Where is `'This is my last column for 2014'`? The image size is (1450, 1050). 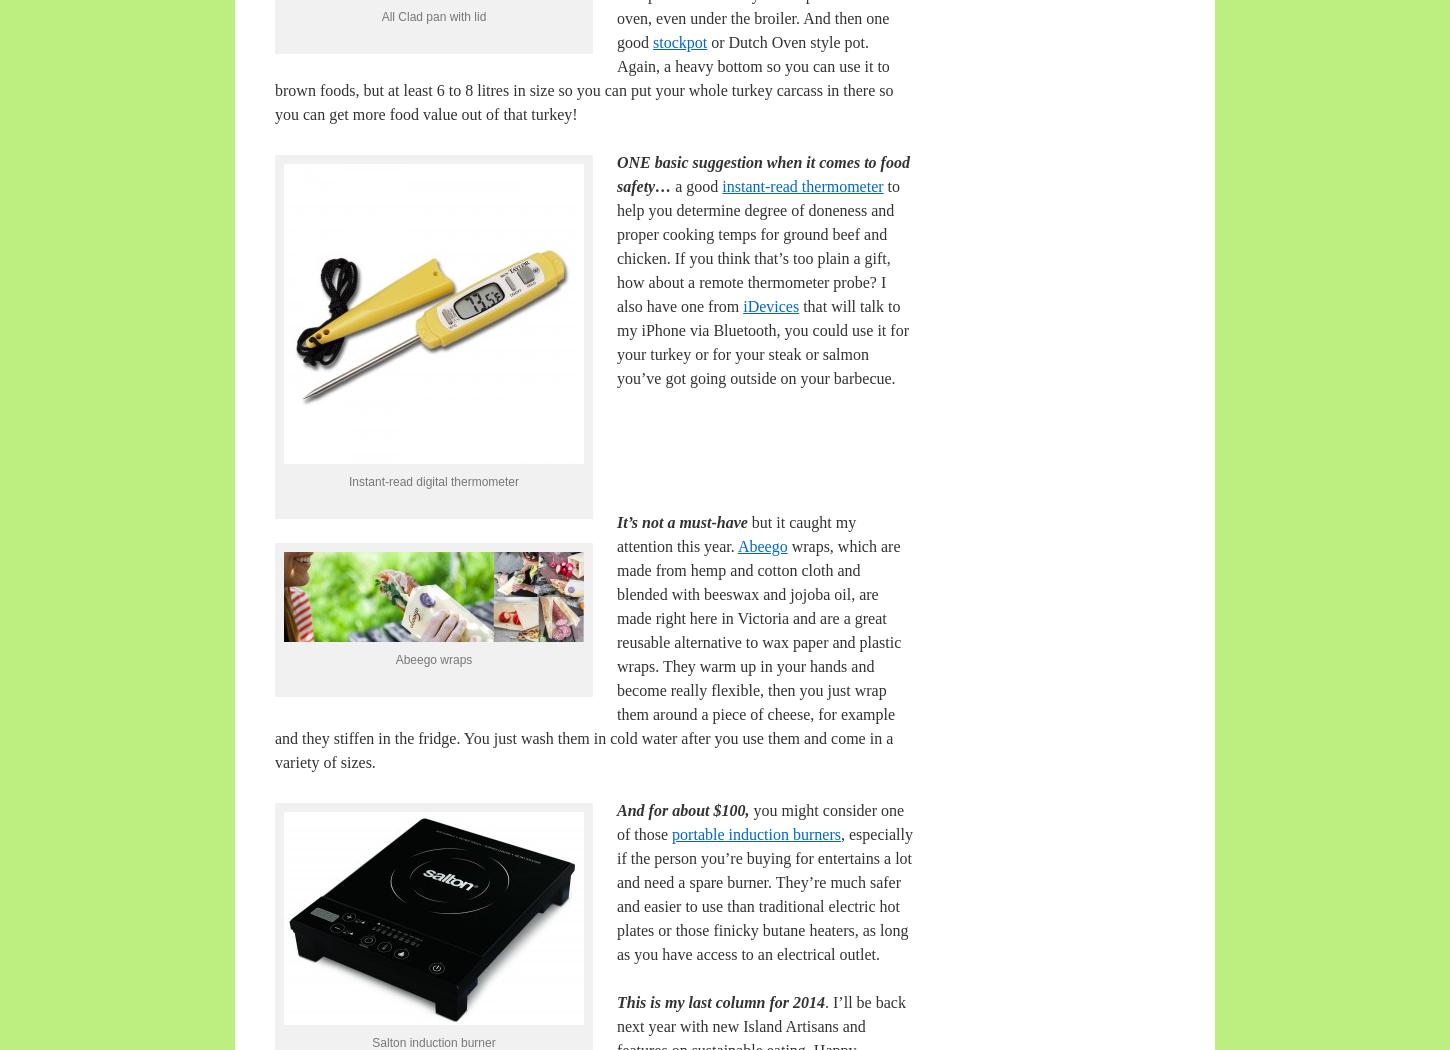 'This is my last column for 2014' is located at coordinates (719, 1002).